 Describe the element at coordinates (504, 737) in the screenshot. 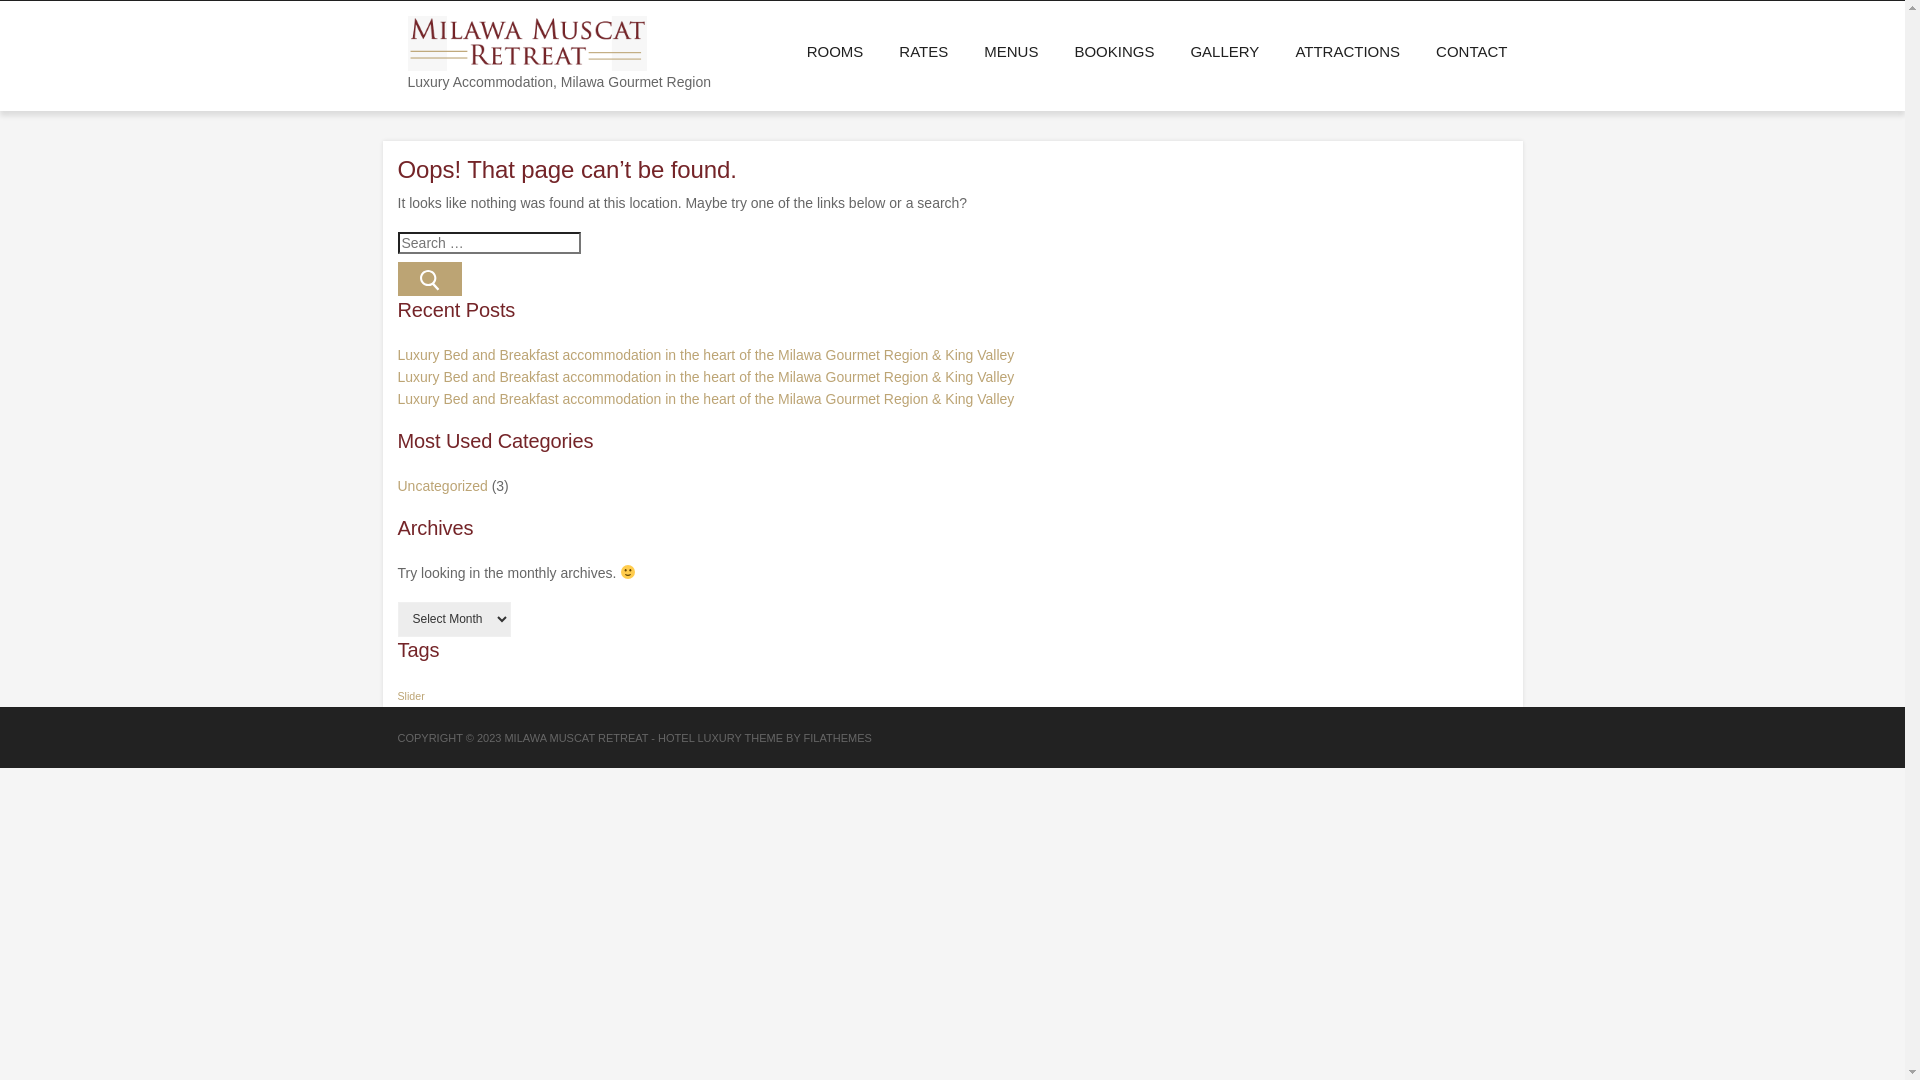

I see `'MILAWA MUSCAT RETREAT'` at that location.